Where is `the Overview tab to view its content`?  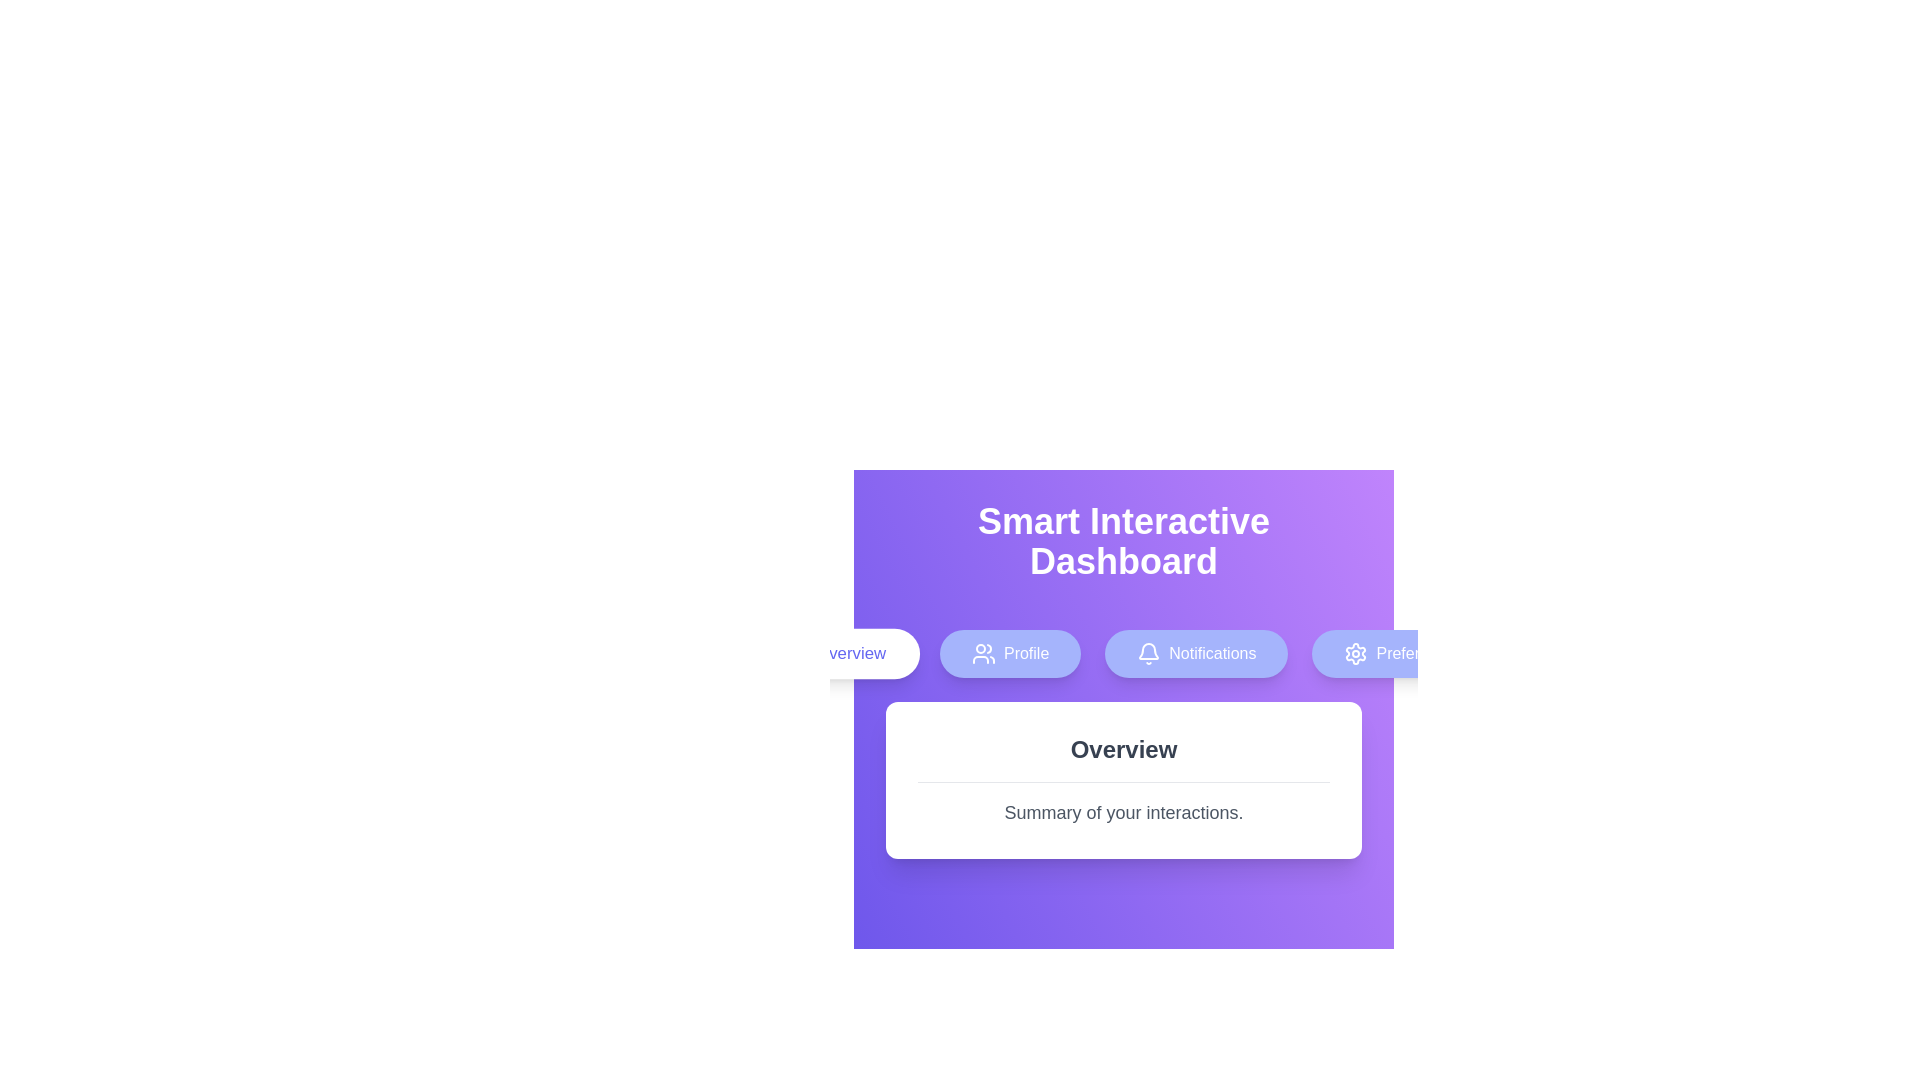
the Overview tab to view its content is located at coordinates (834, 654).